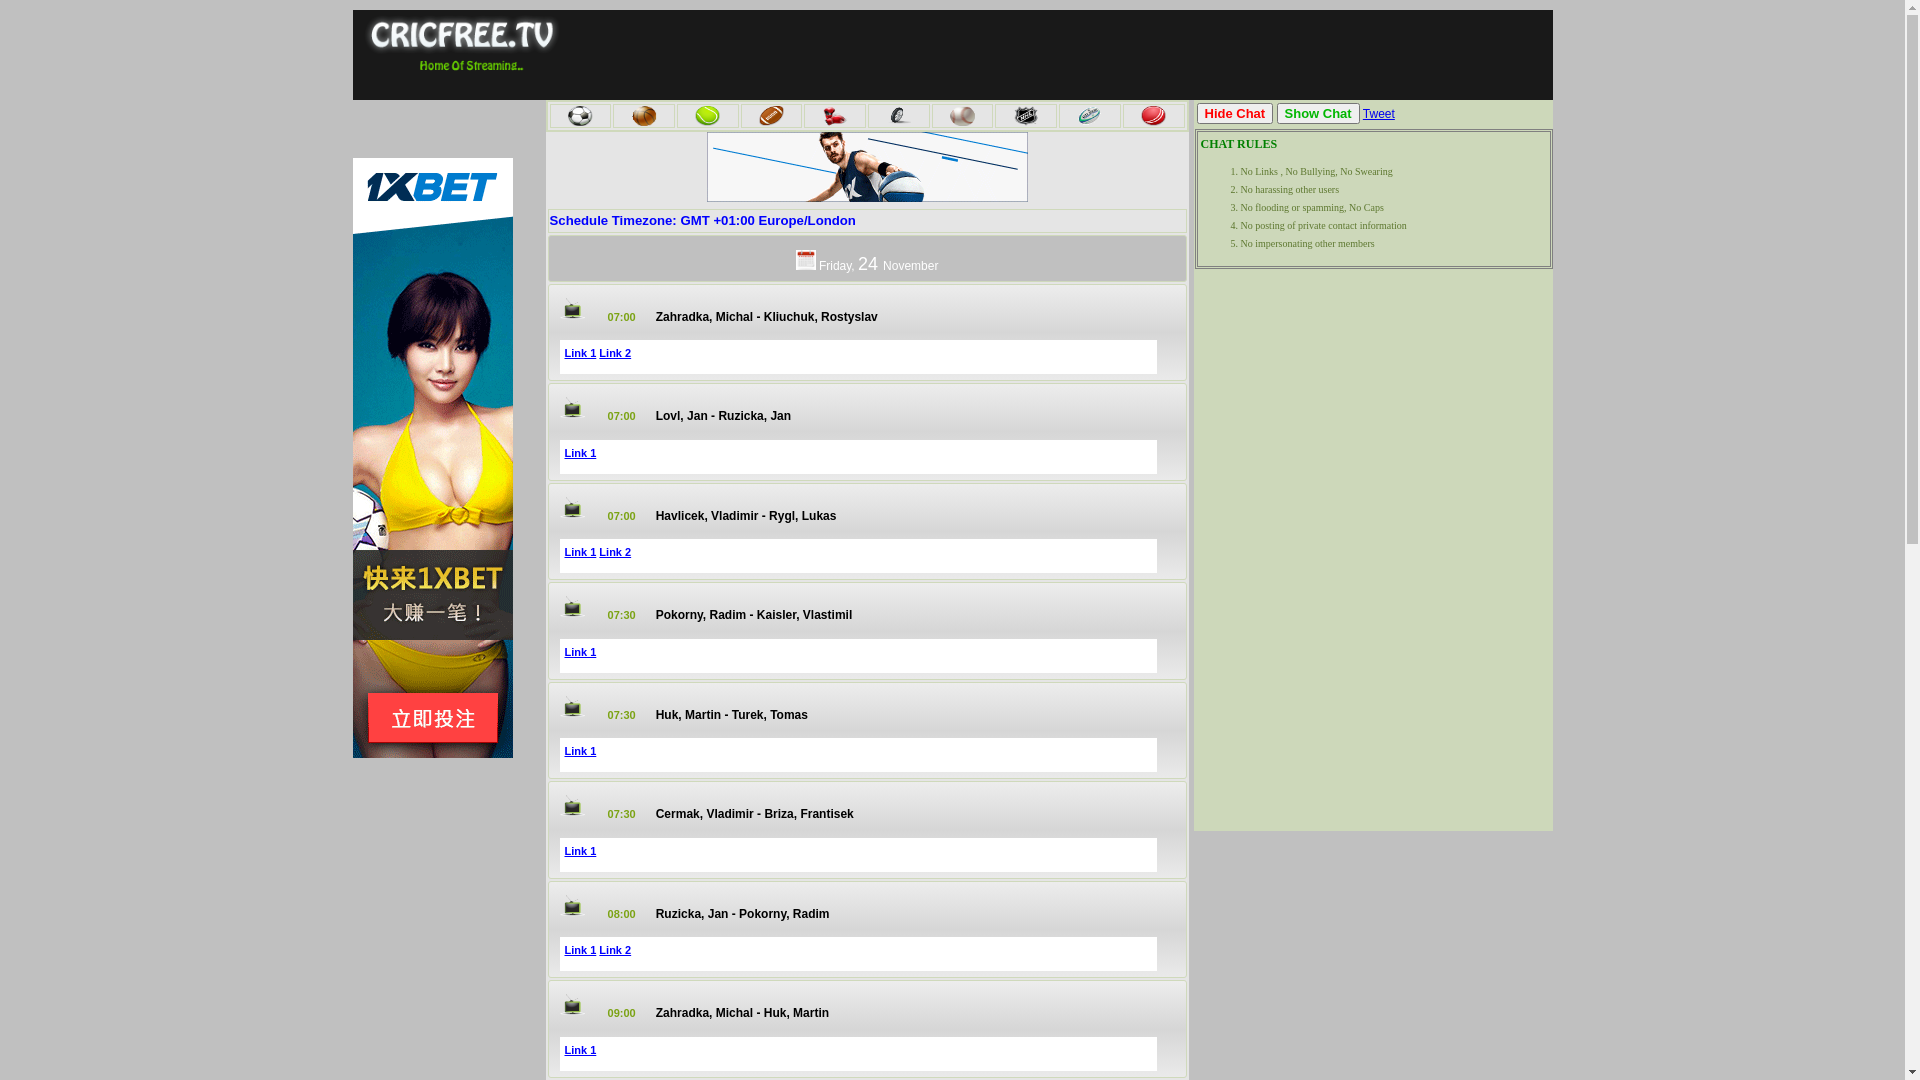 The image size is (1920, 1080). Describe the element at coordinates (579, 452) in the screenshot. I see `'Link 1'` at that location.